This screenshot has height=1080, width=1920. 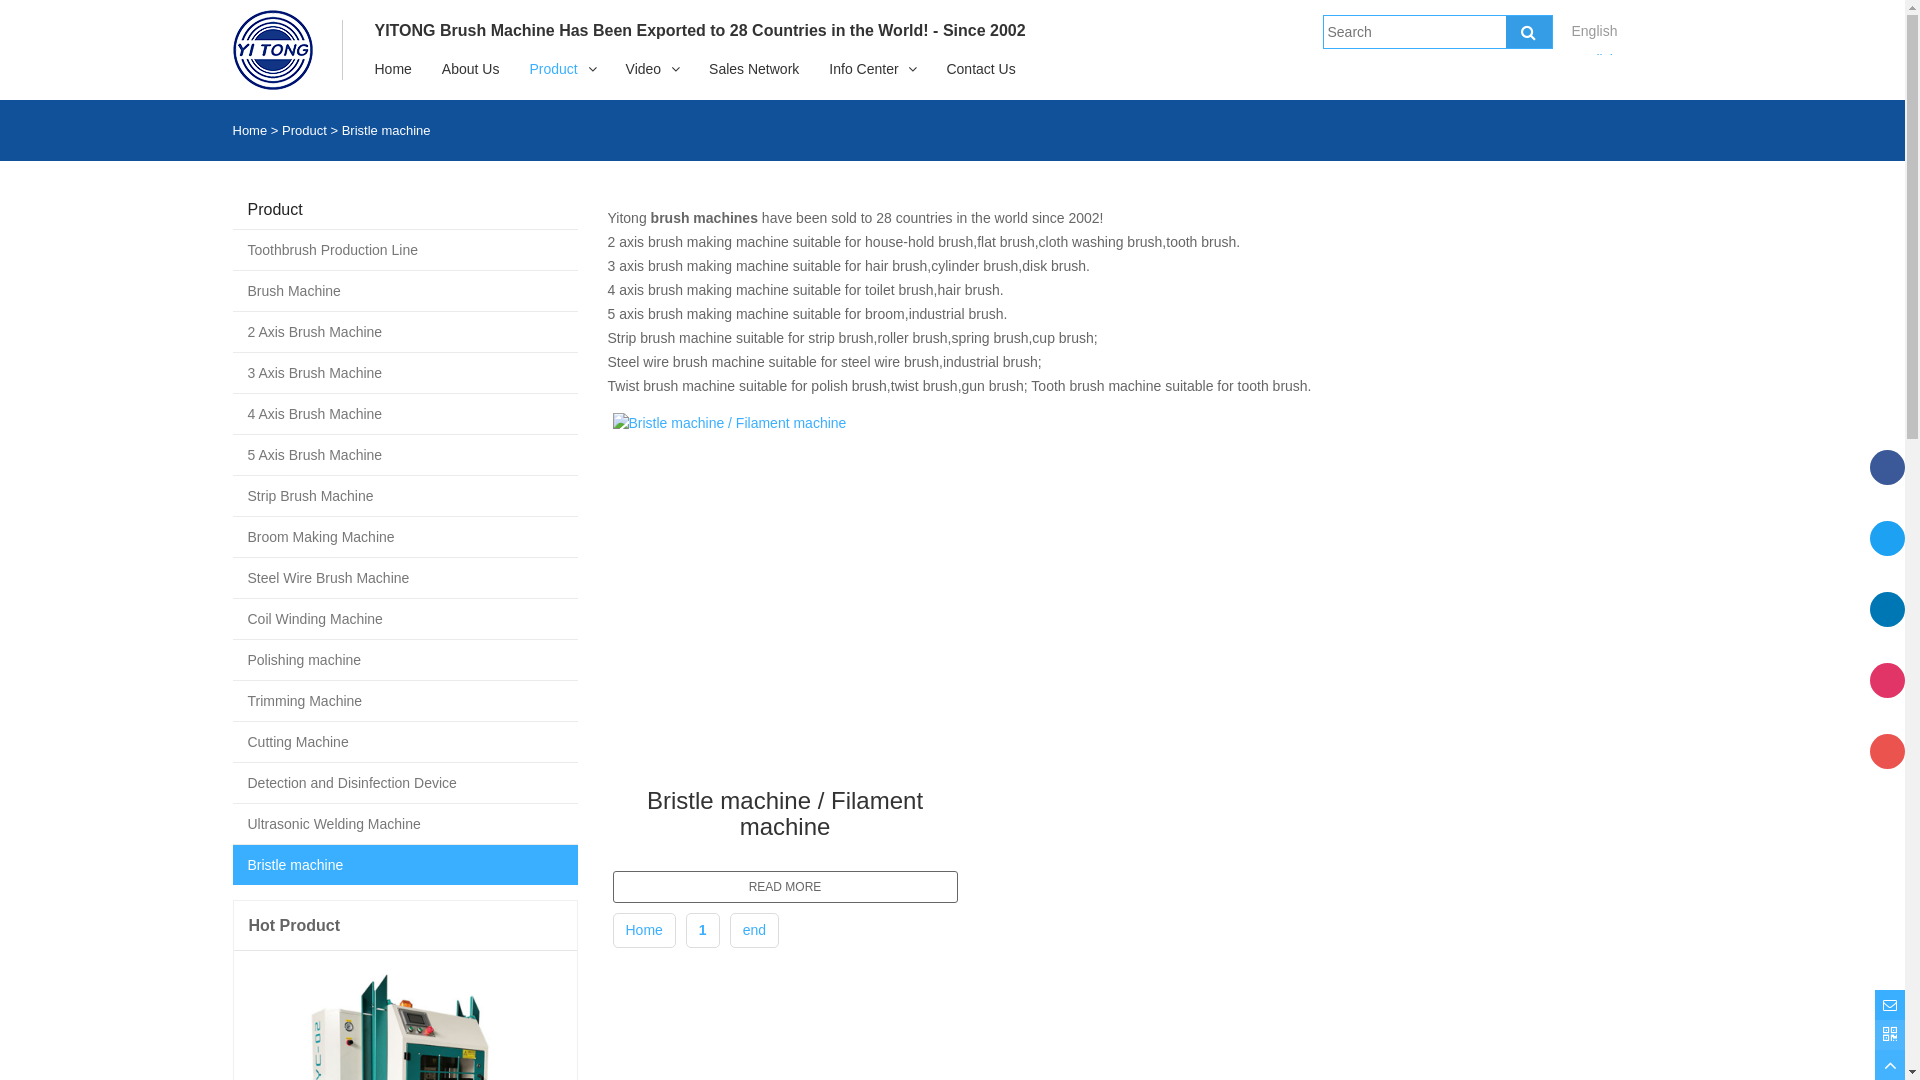 I want to click on 'Product', so click(x=552, y=68).